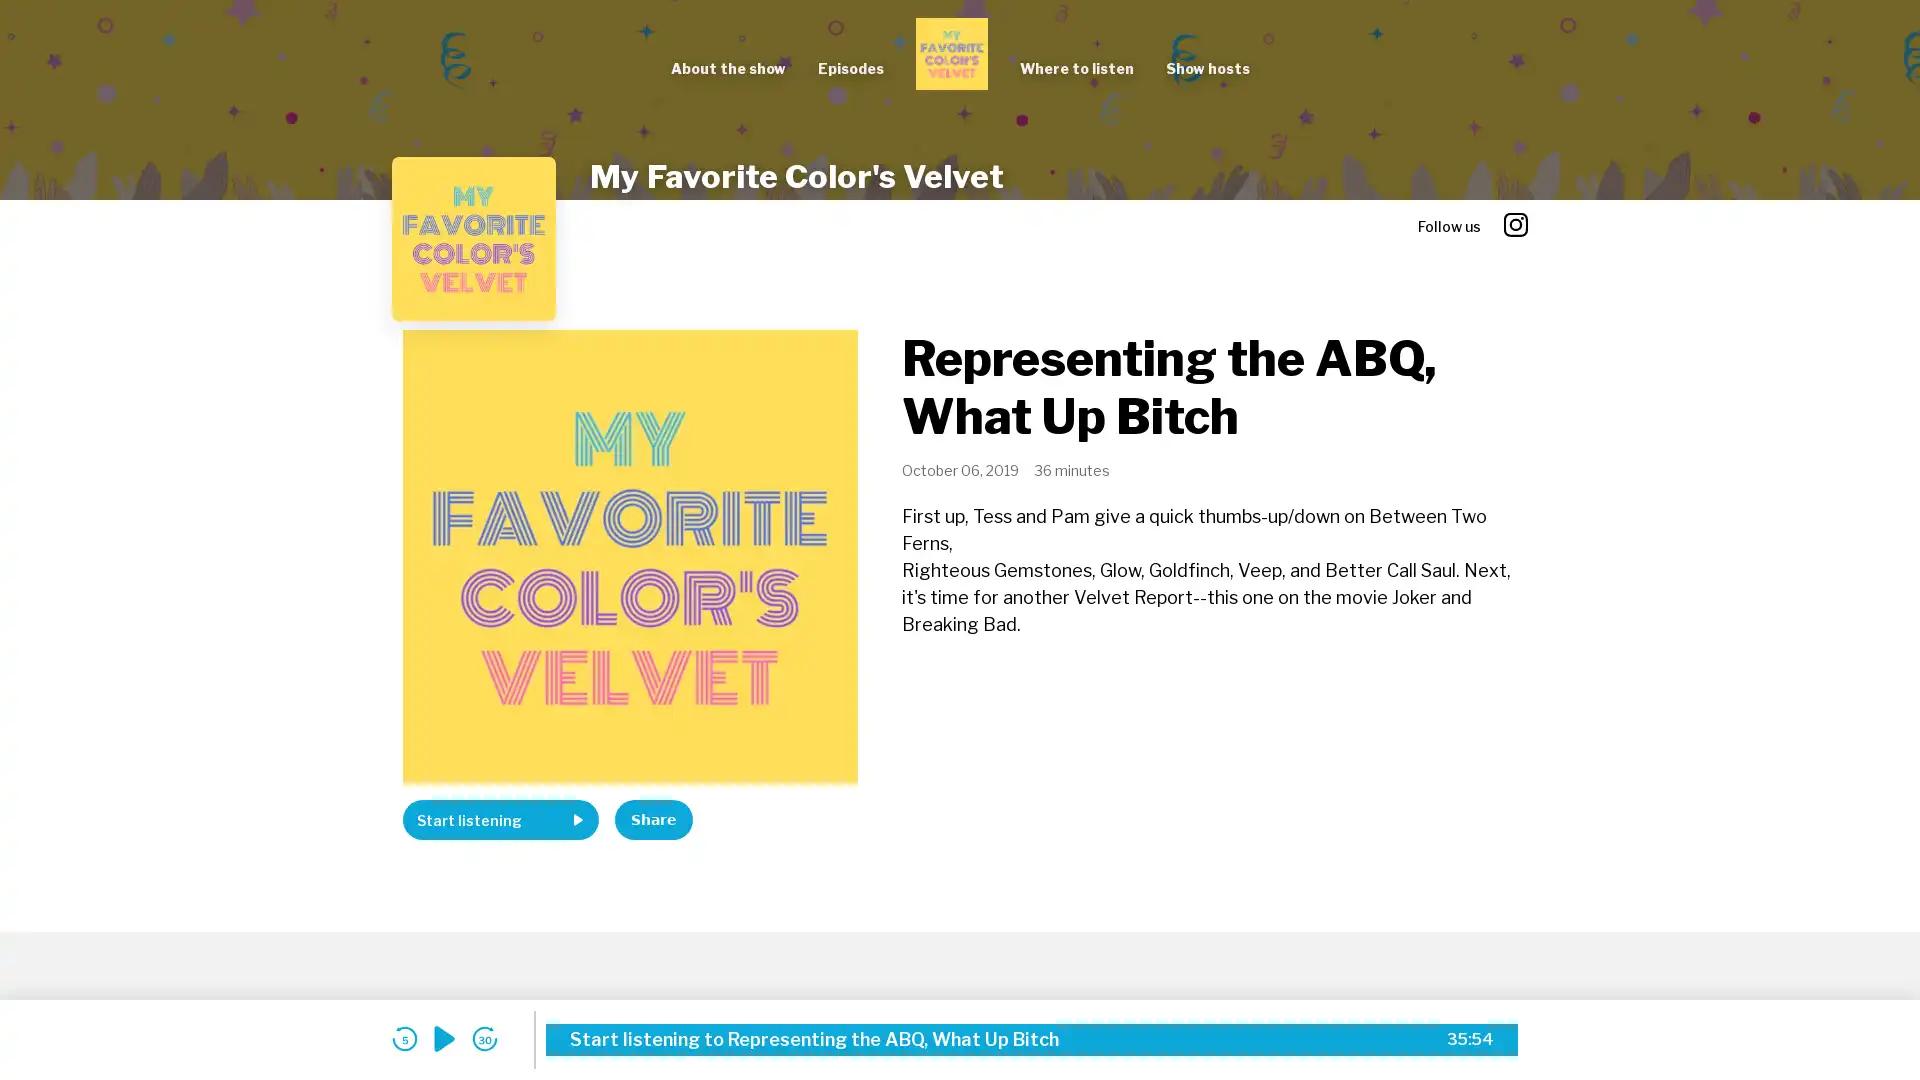  What do you see at coordinates (403, 1038) in the screenshot?
I see `skip back 5 seconds` at bounding box center [403, 1038].